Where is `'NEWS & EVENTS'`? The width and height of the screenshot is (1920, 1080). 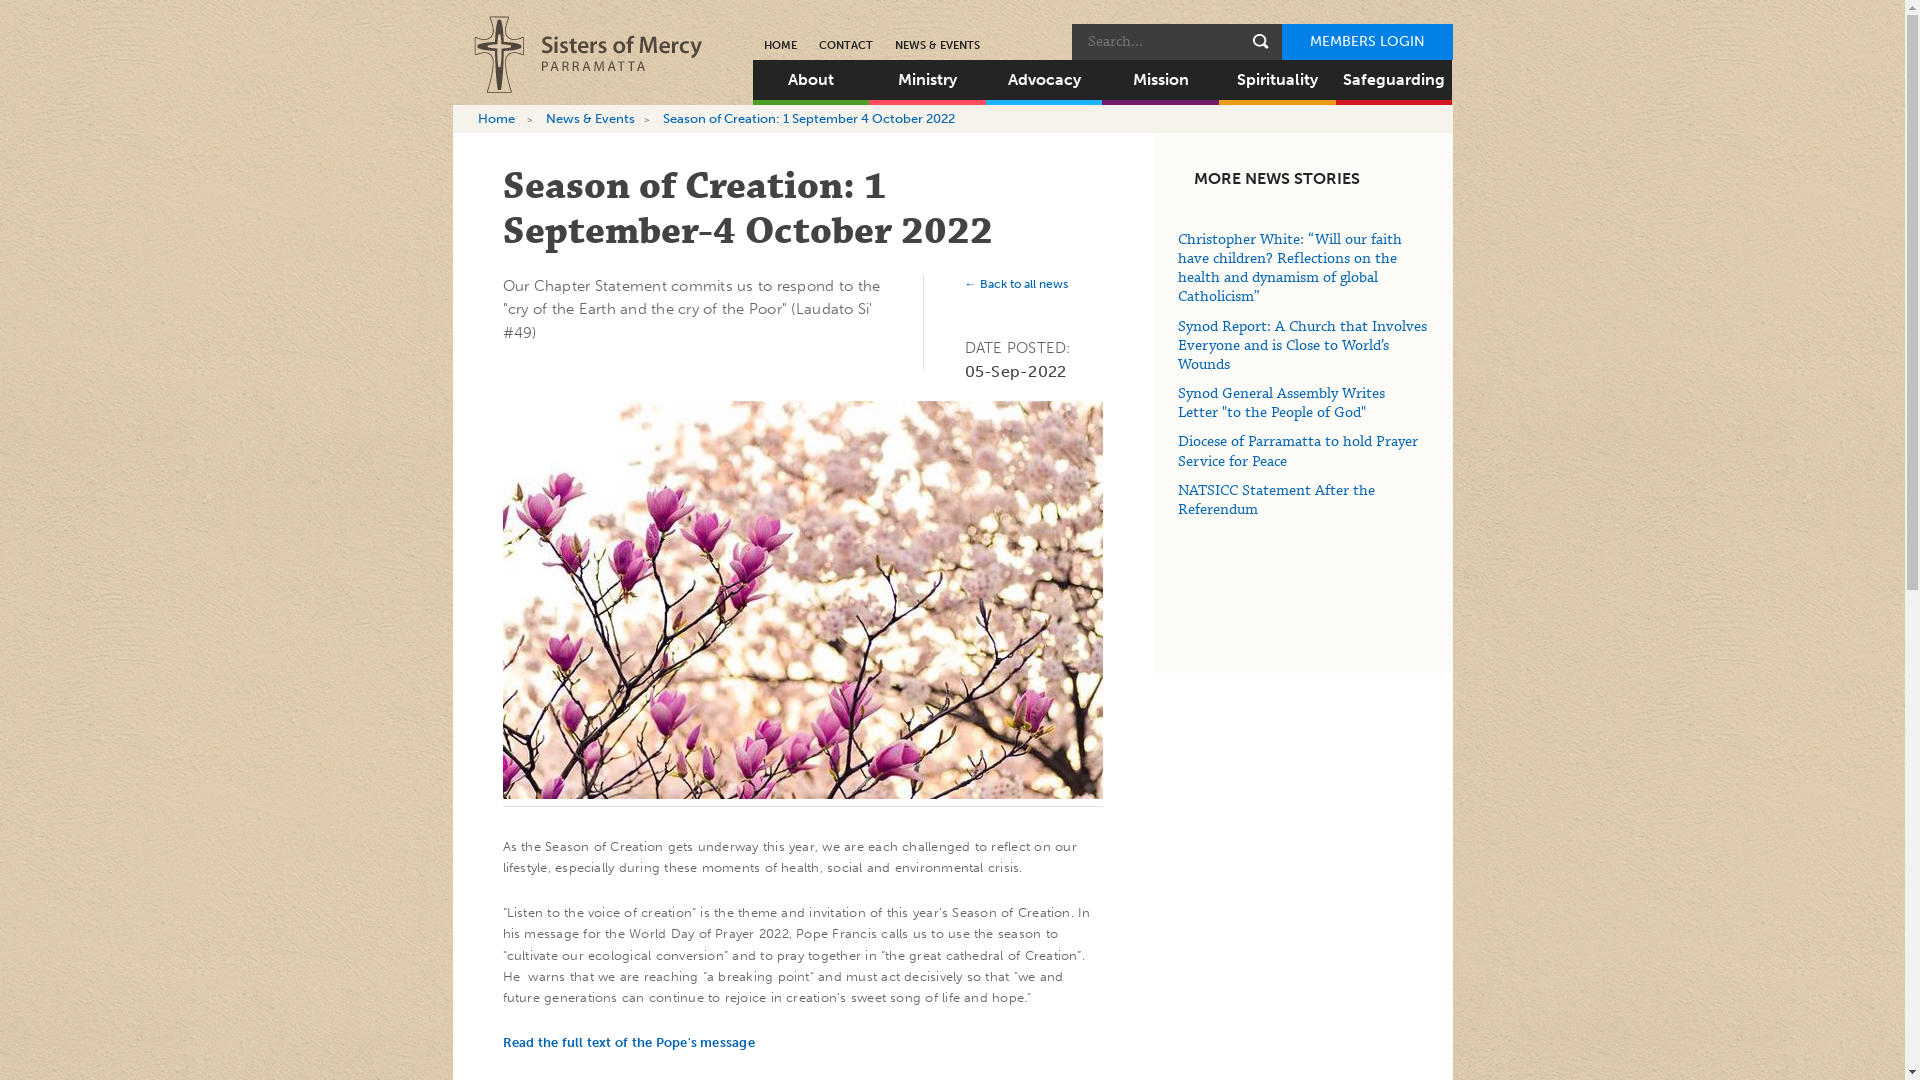 'NEWS & EVENTS' is located at coordinates (936, 45).